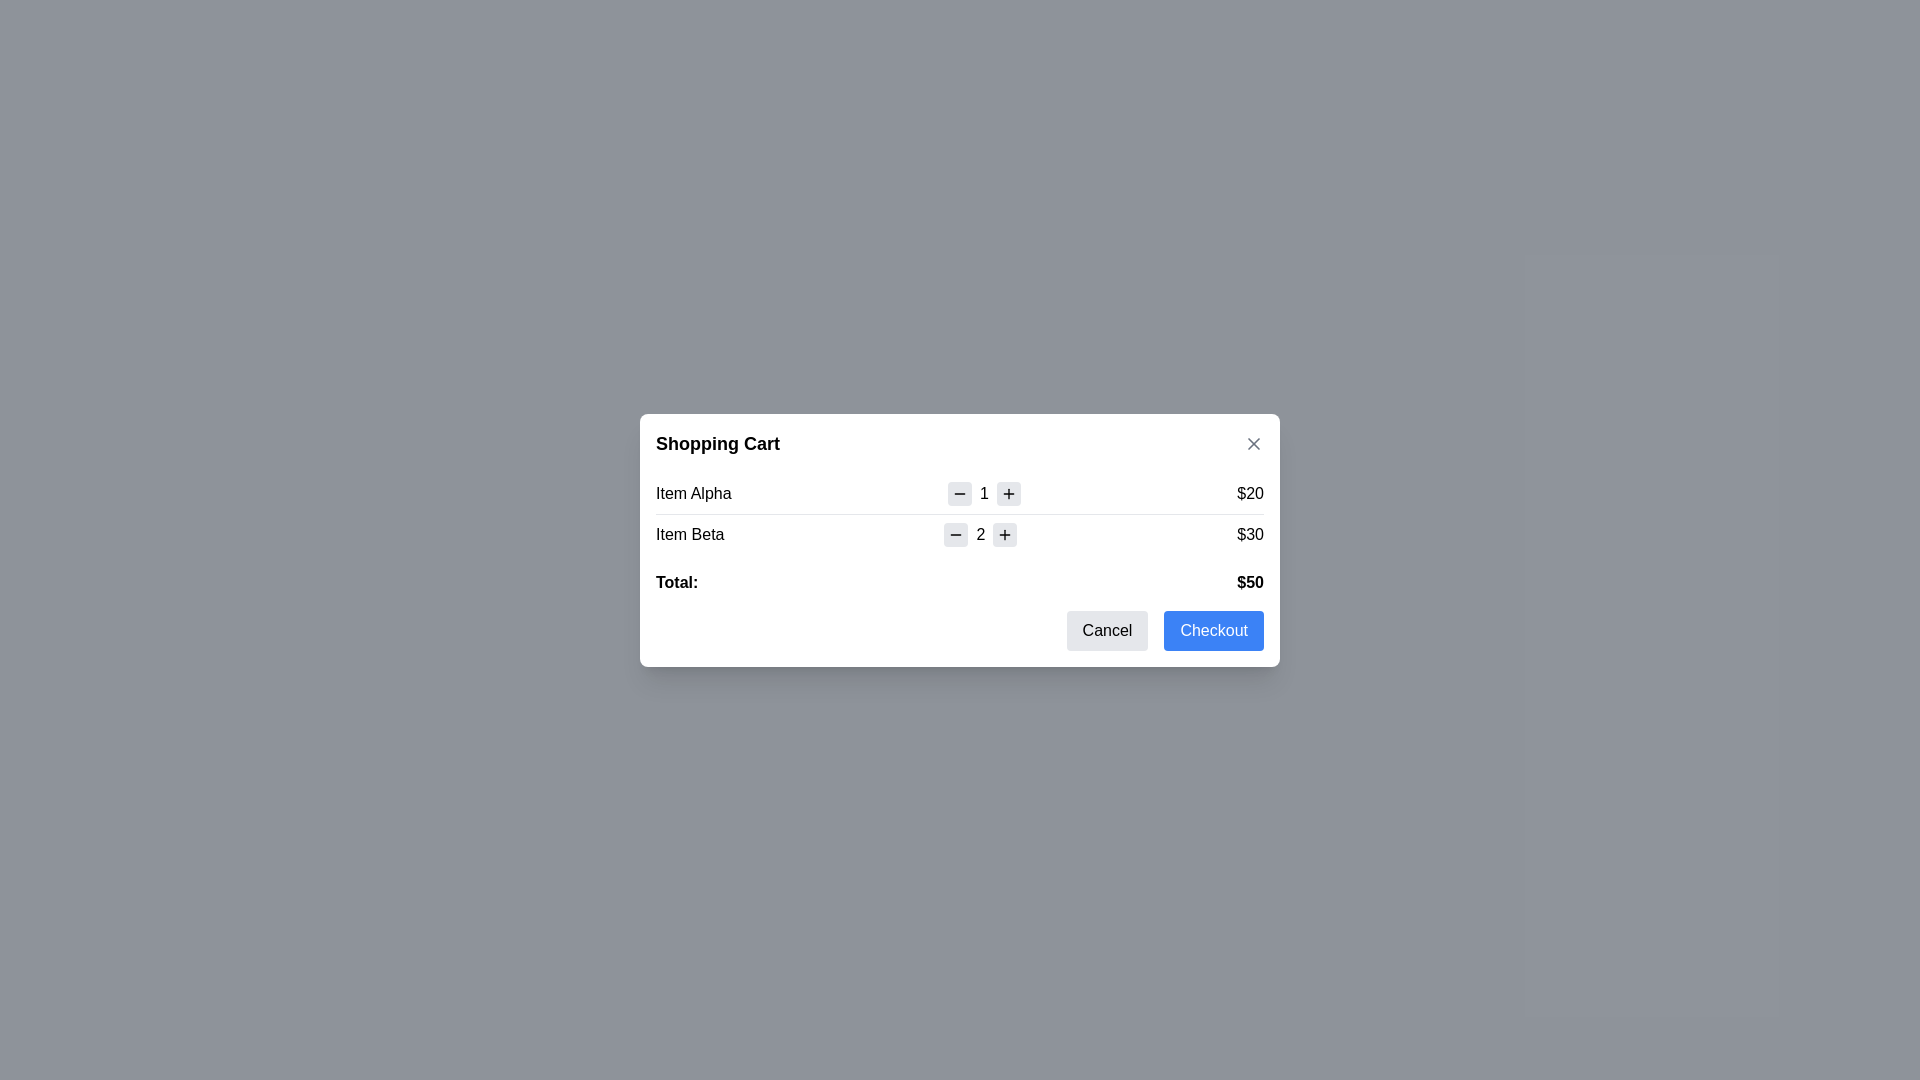  I want to click on the gray rounded square button to the left of the quantity input box for 'Item Beta' in the shopping cart dialog, so click(955, 533).